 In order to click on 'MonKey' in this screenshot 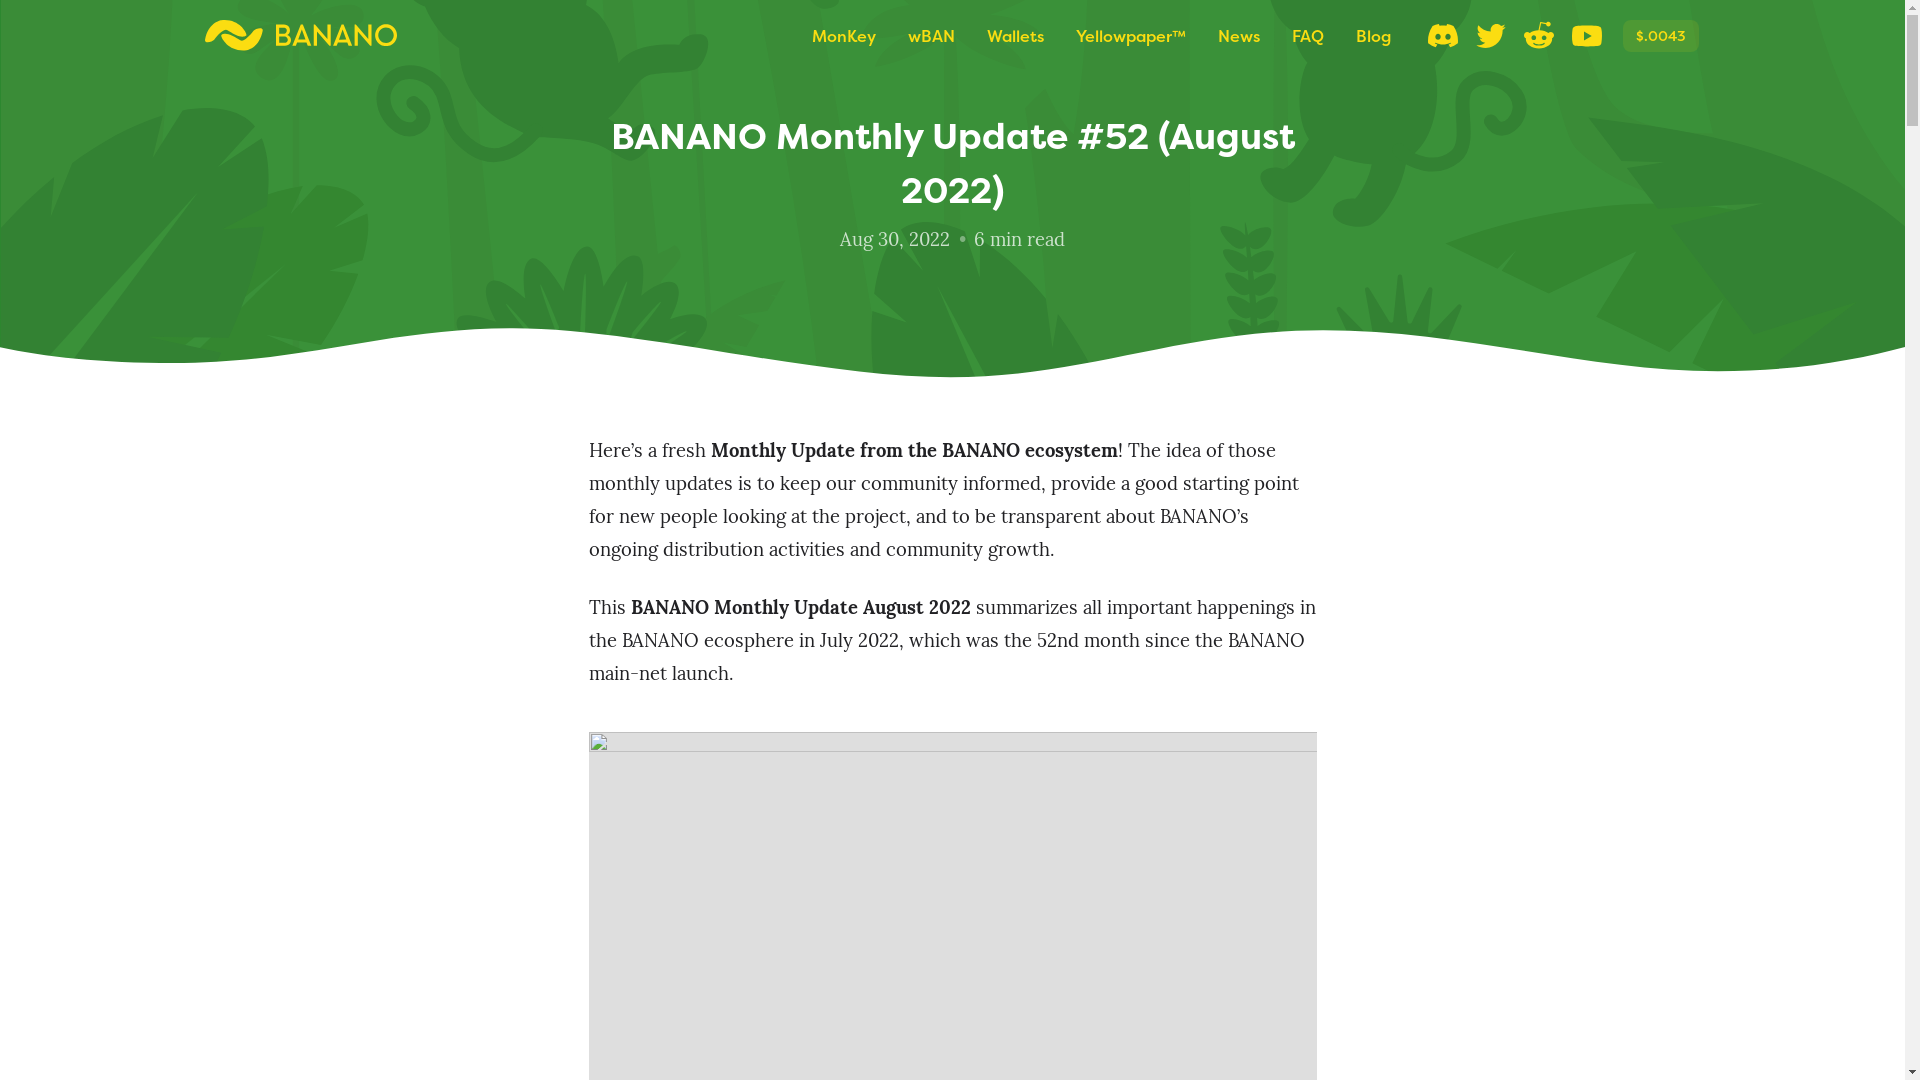, I will do `click(844, 36)`.